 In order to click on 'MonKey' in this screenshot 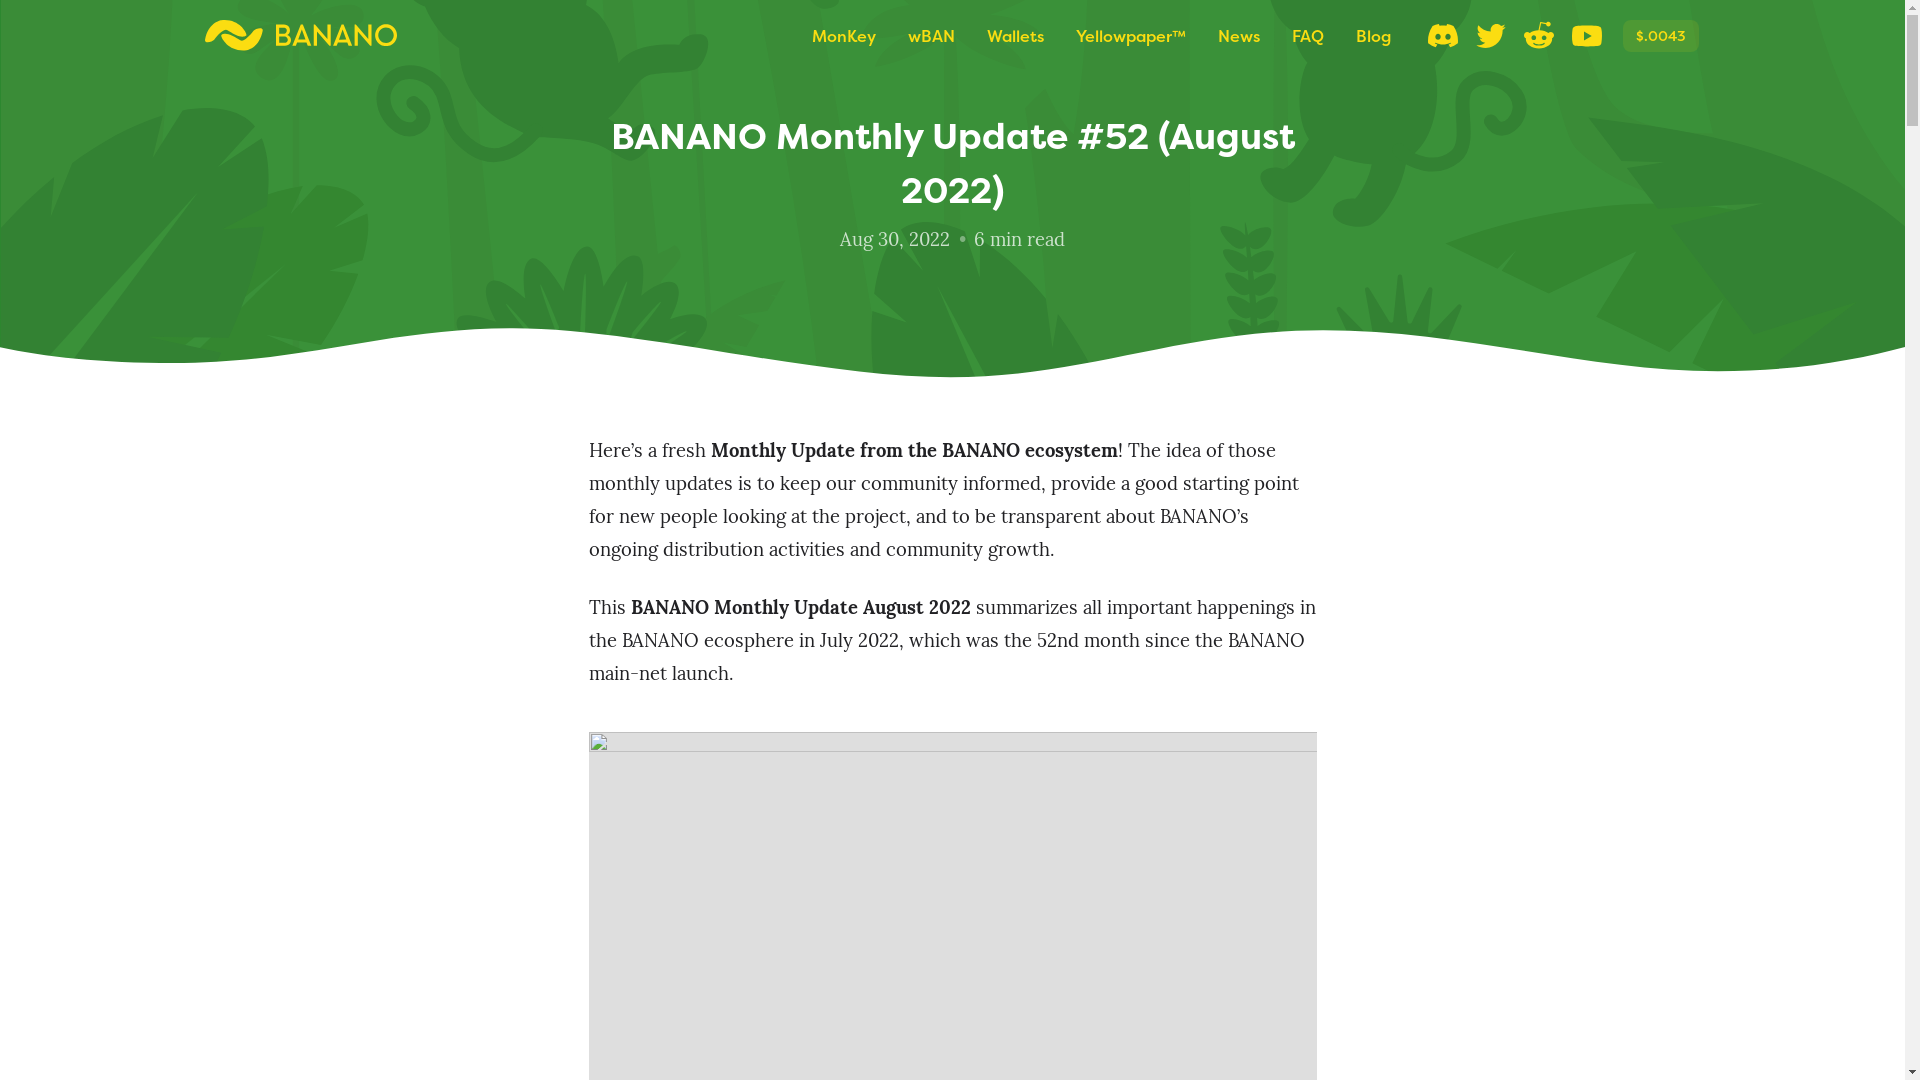, I will do `click(844, 36)`.